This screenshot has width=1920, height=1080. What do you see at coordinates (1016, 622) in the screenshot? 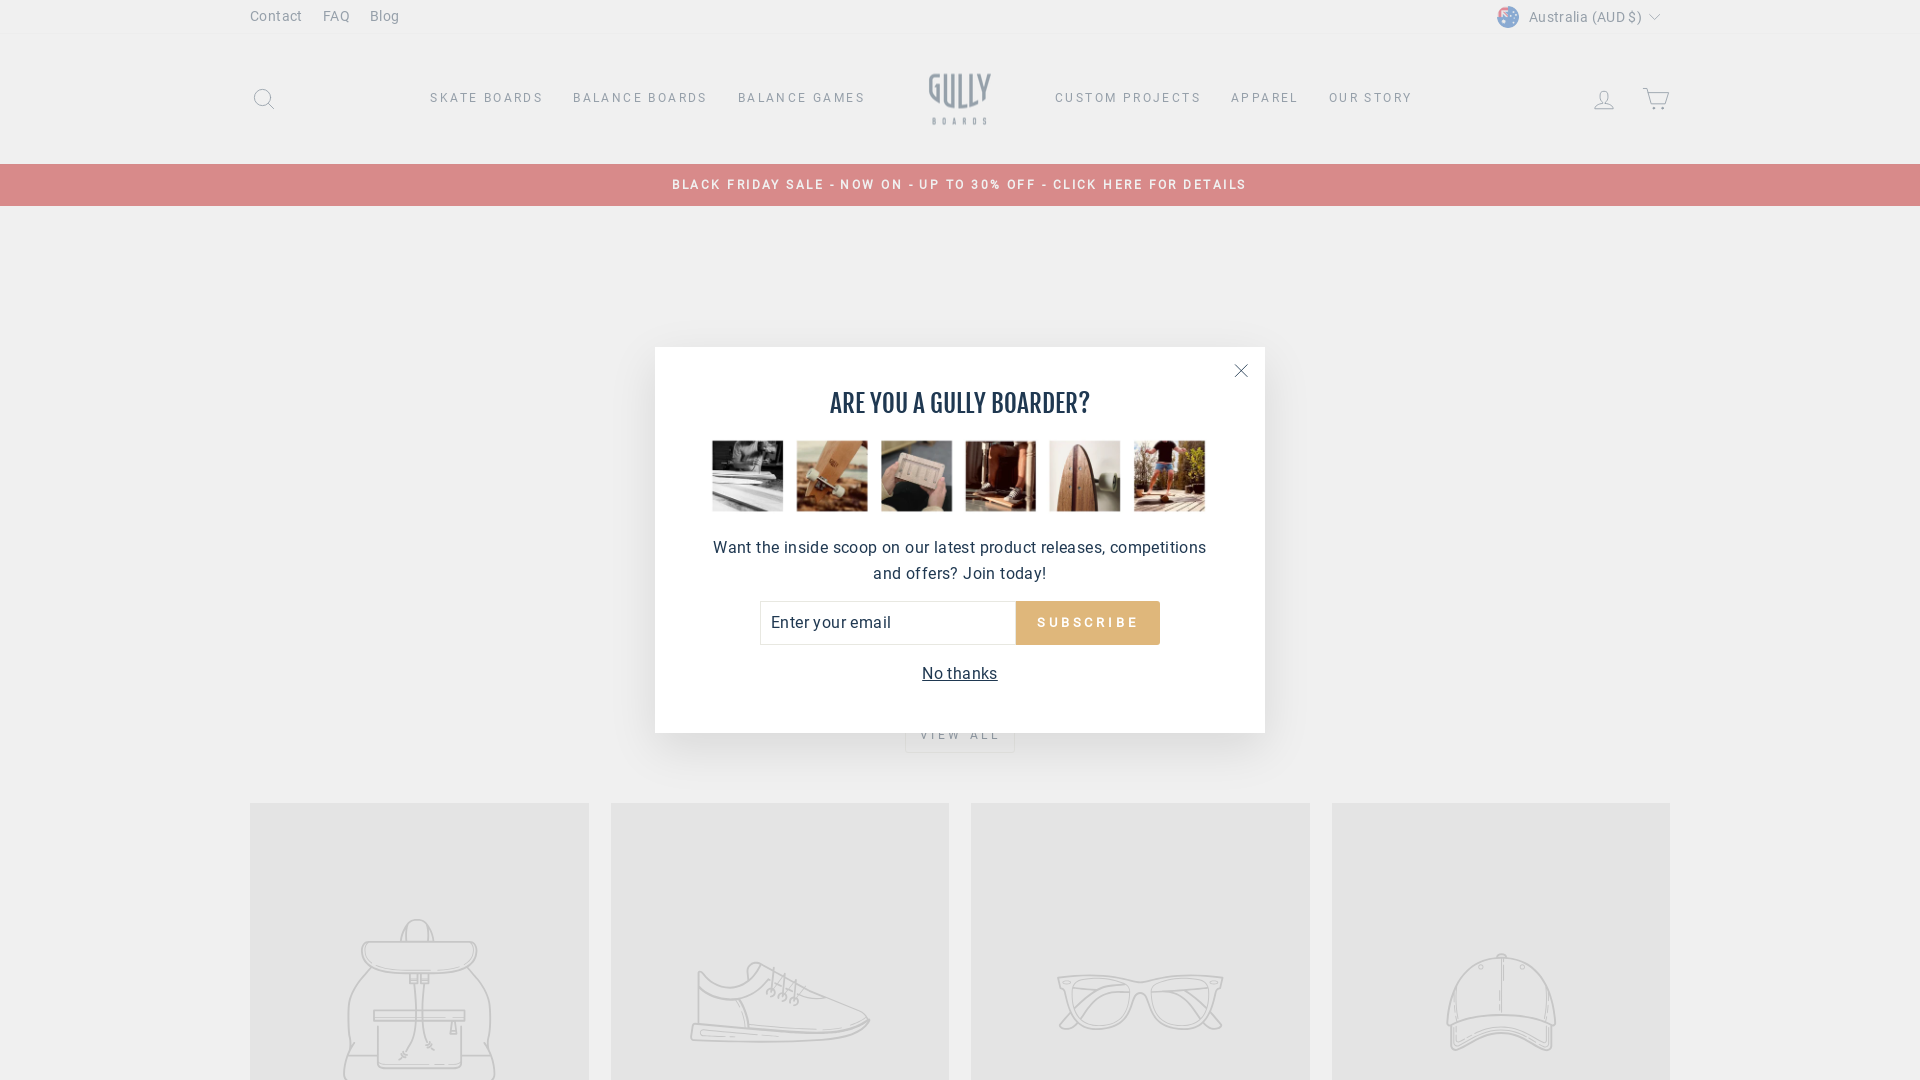
I see `'SUBSCRIBE'` at bounding box center [1016, 622].